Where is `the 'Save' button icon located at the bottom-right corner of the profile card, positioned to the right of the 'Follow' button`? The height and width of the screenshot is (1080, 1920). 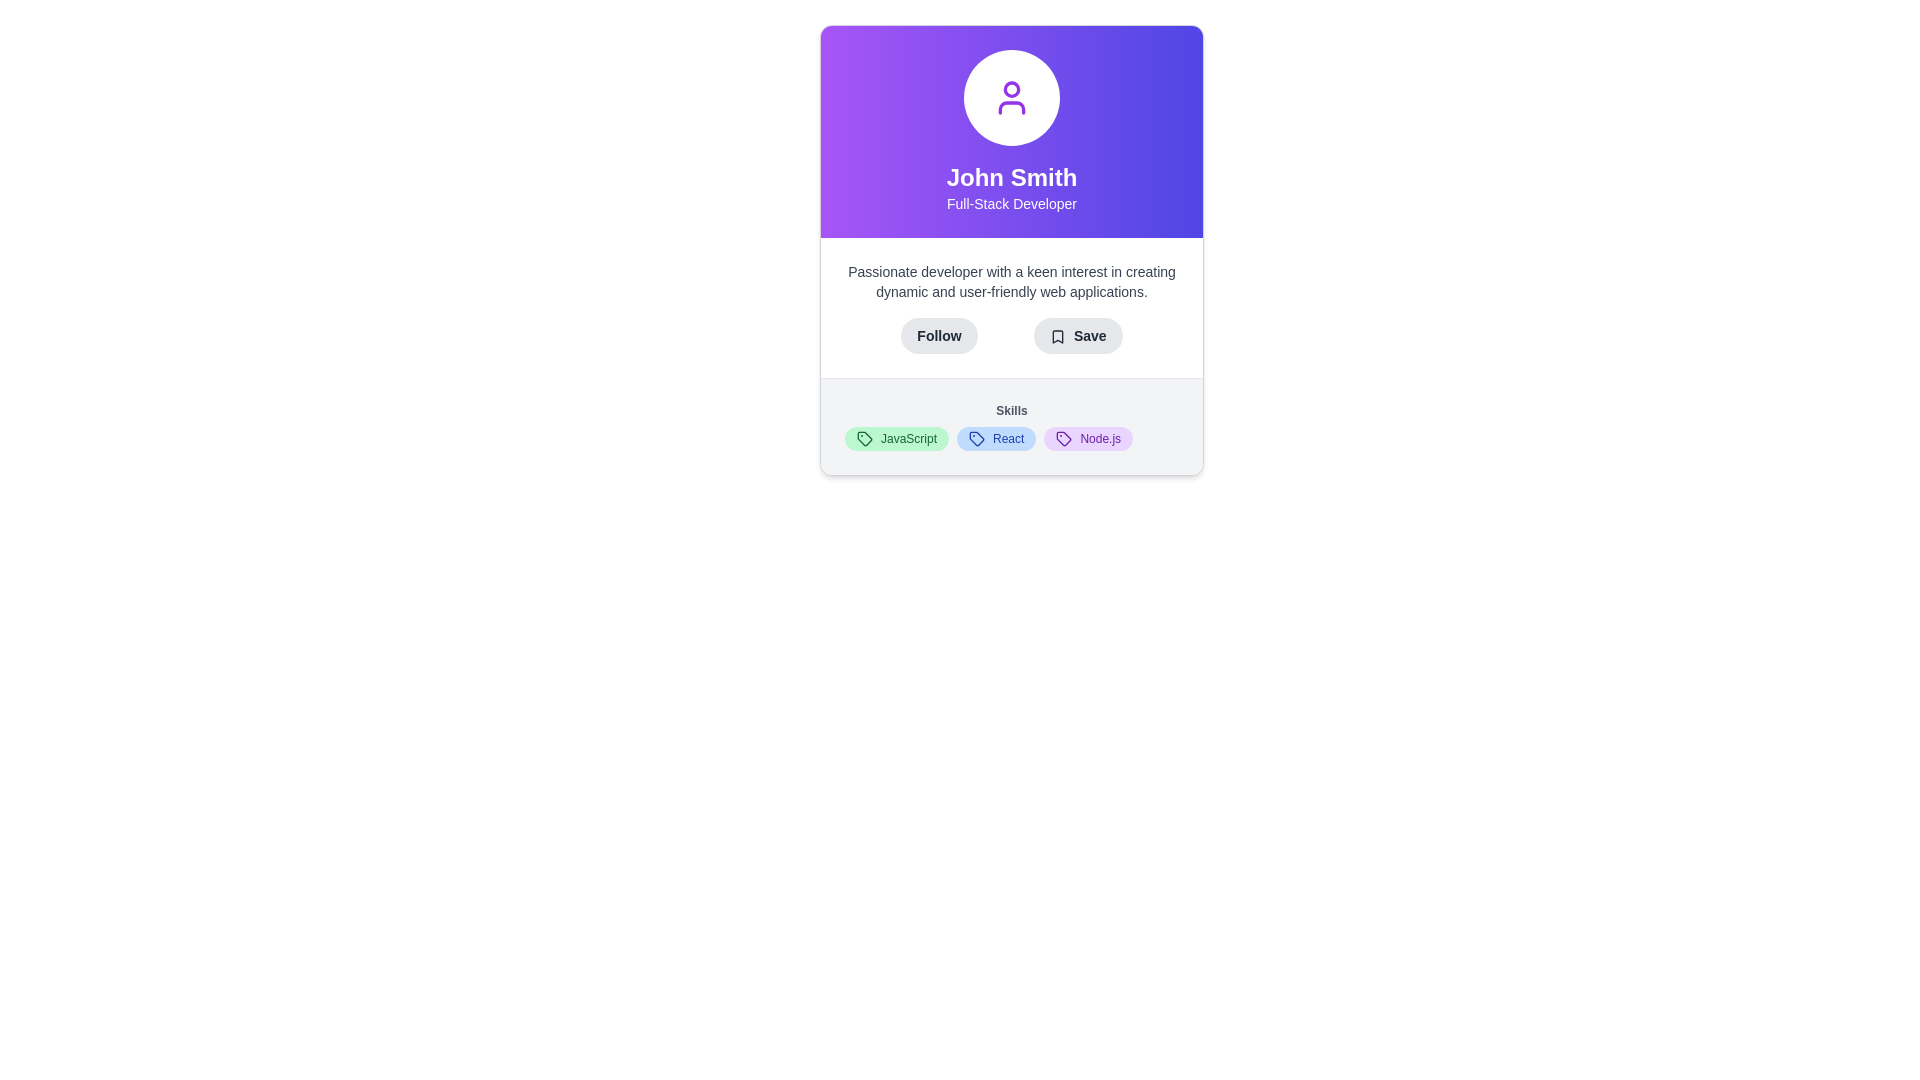
the 'Save' button icon located at the bottom-right corner of the profile card, positioned to the right of the 'Follow' button is located at coordinates (1057, 336).